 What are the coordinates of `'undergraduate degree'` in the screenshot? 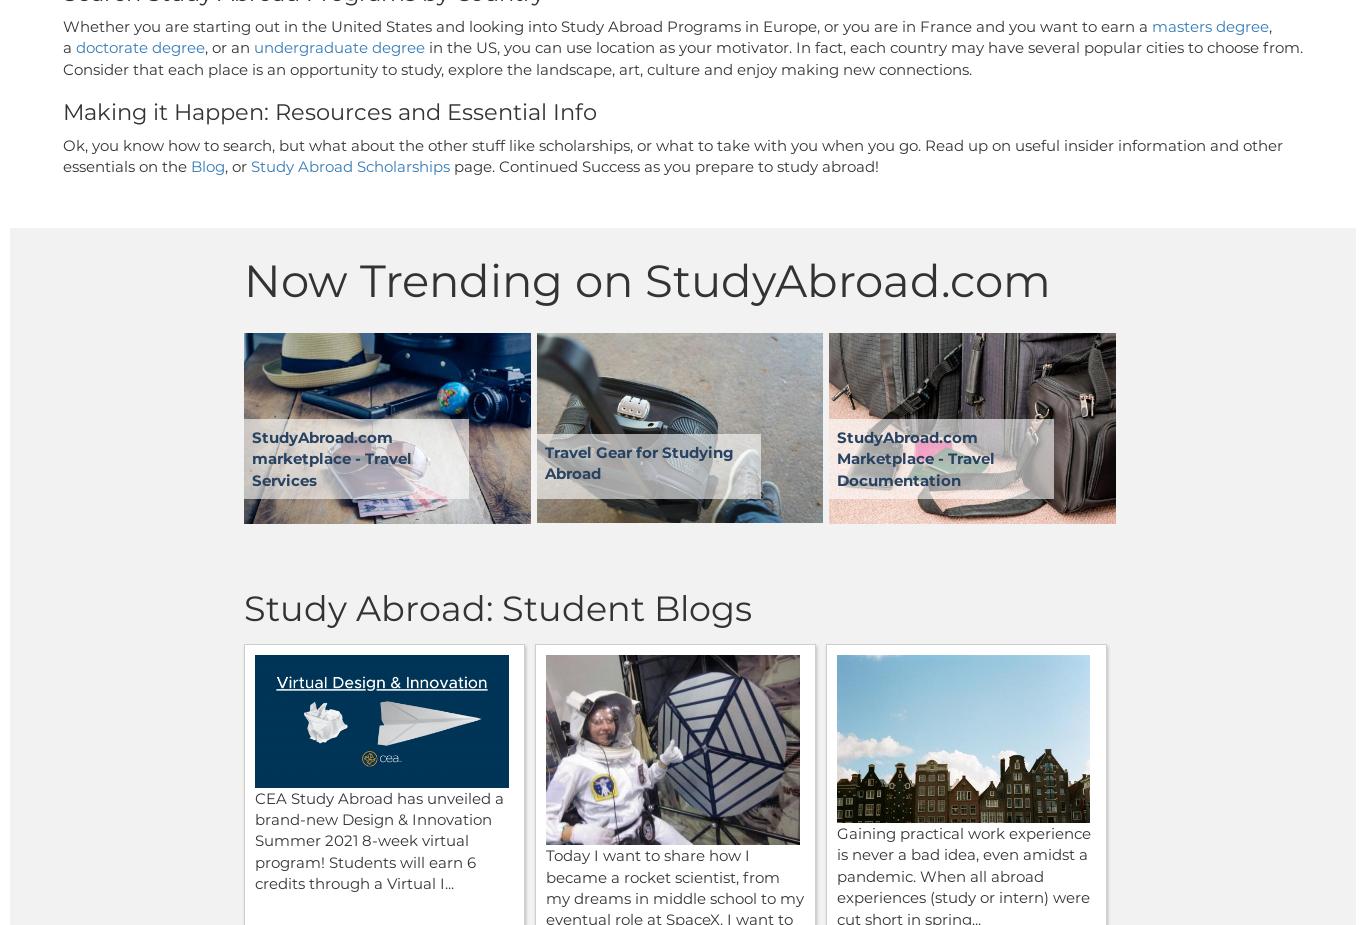 It's located at (339, 46).